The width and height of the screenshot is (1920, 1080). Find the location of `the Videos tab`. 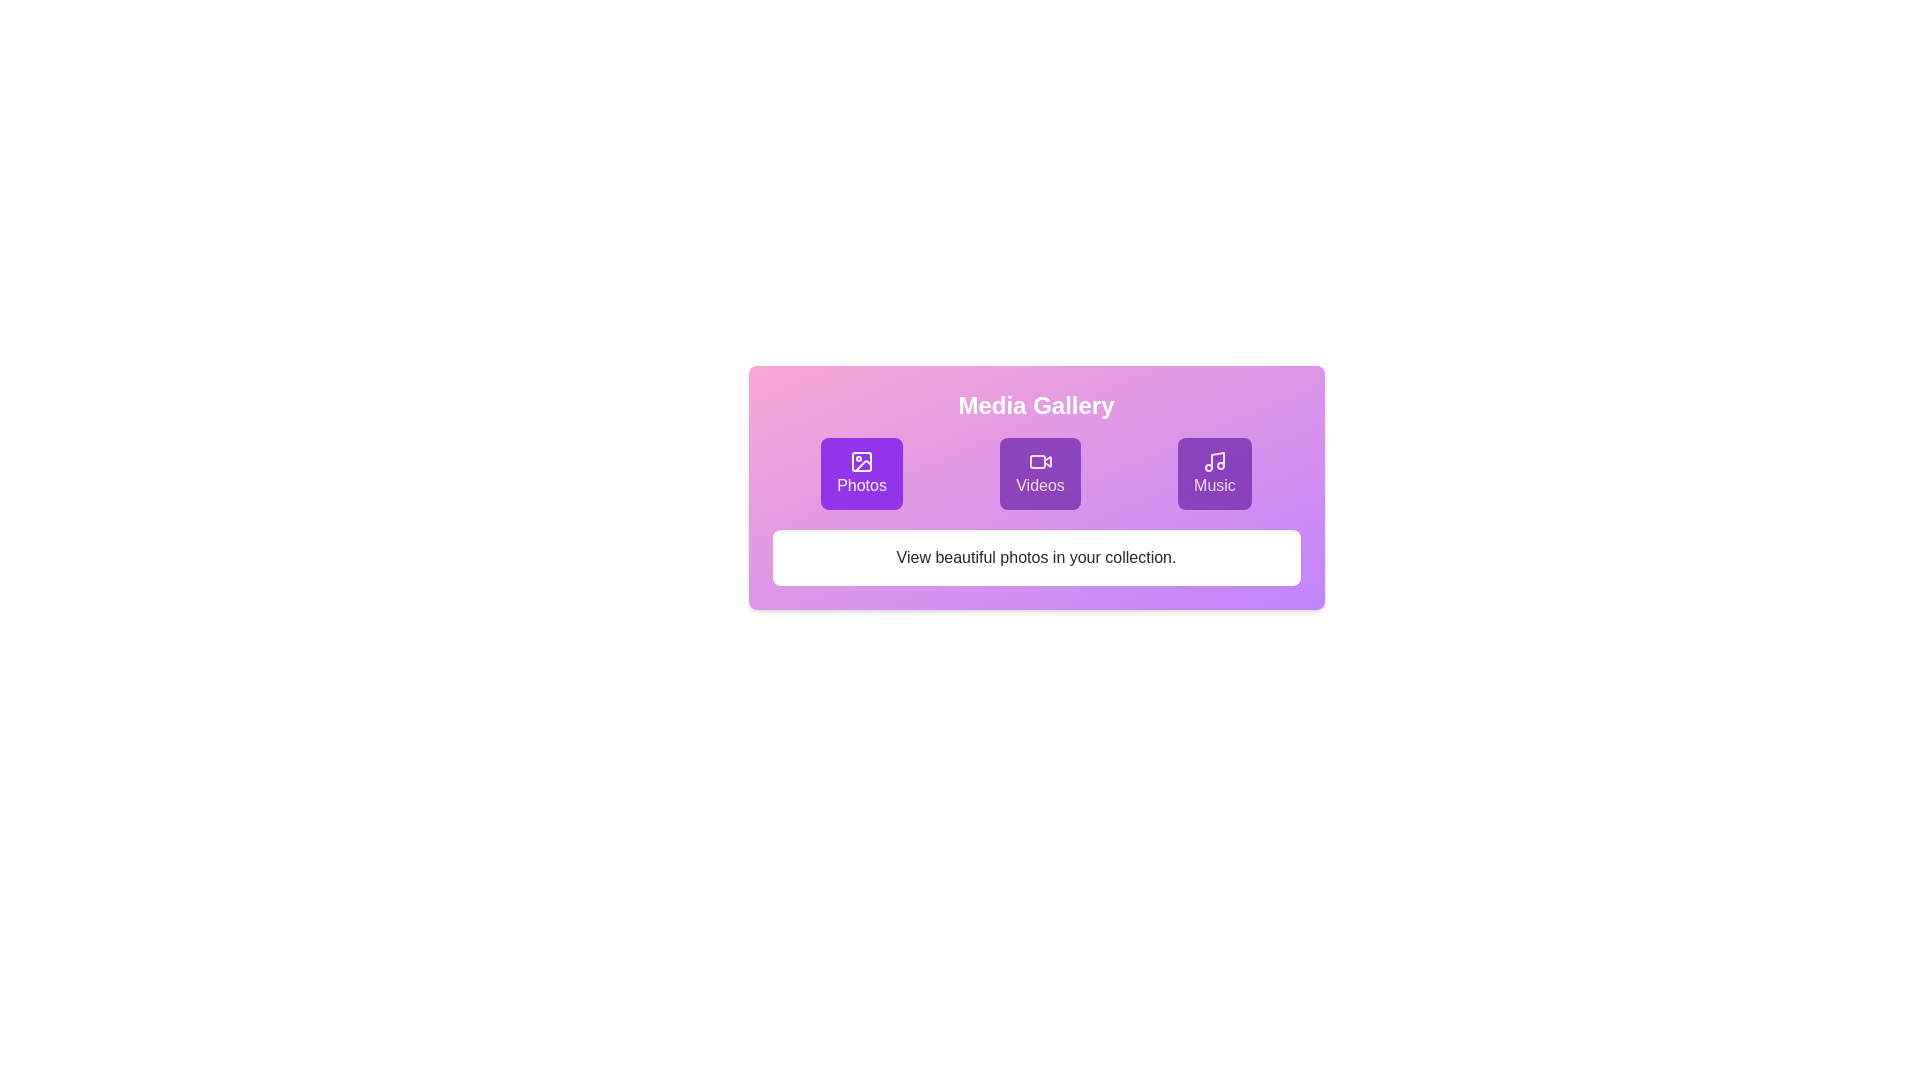

the Videos tab is located at coordinates (1040, 474).